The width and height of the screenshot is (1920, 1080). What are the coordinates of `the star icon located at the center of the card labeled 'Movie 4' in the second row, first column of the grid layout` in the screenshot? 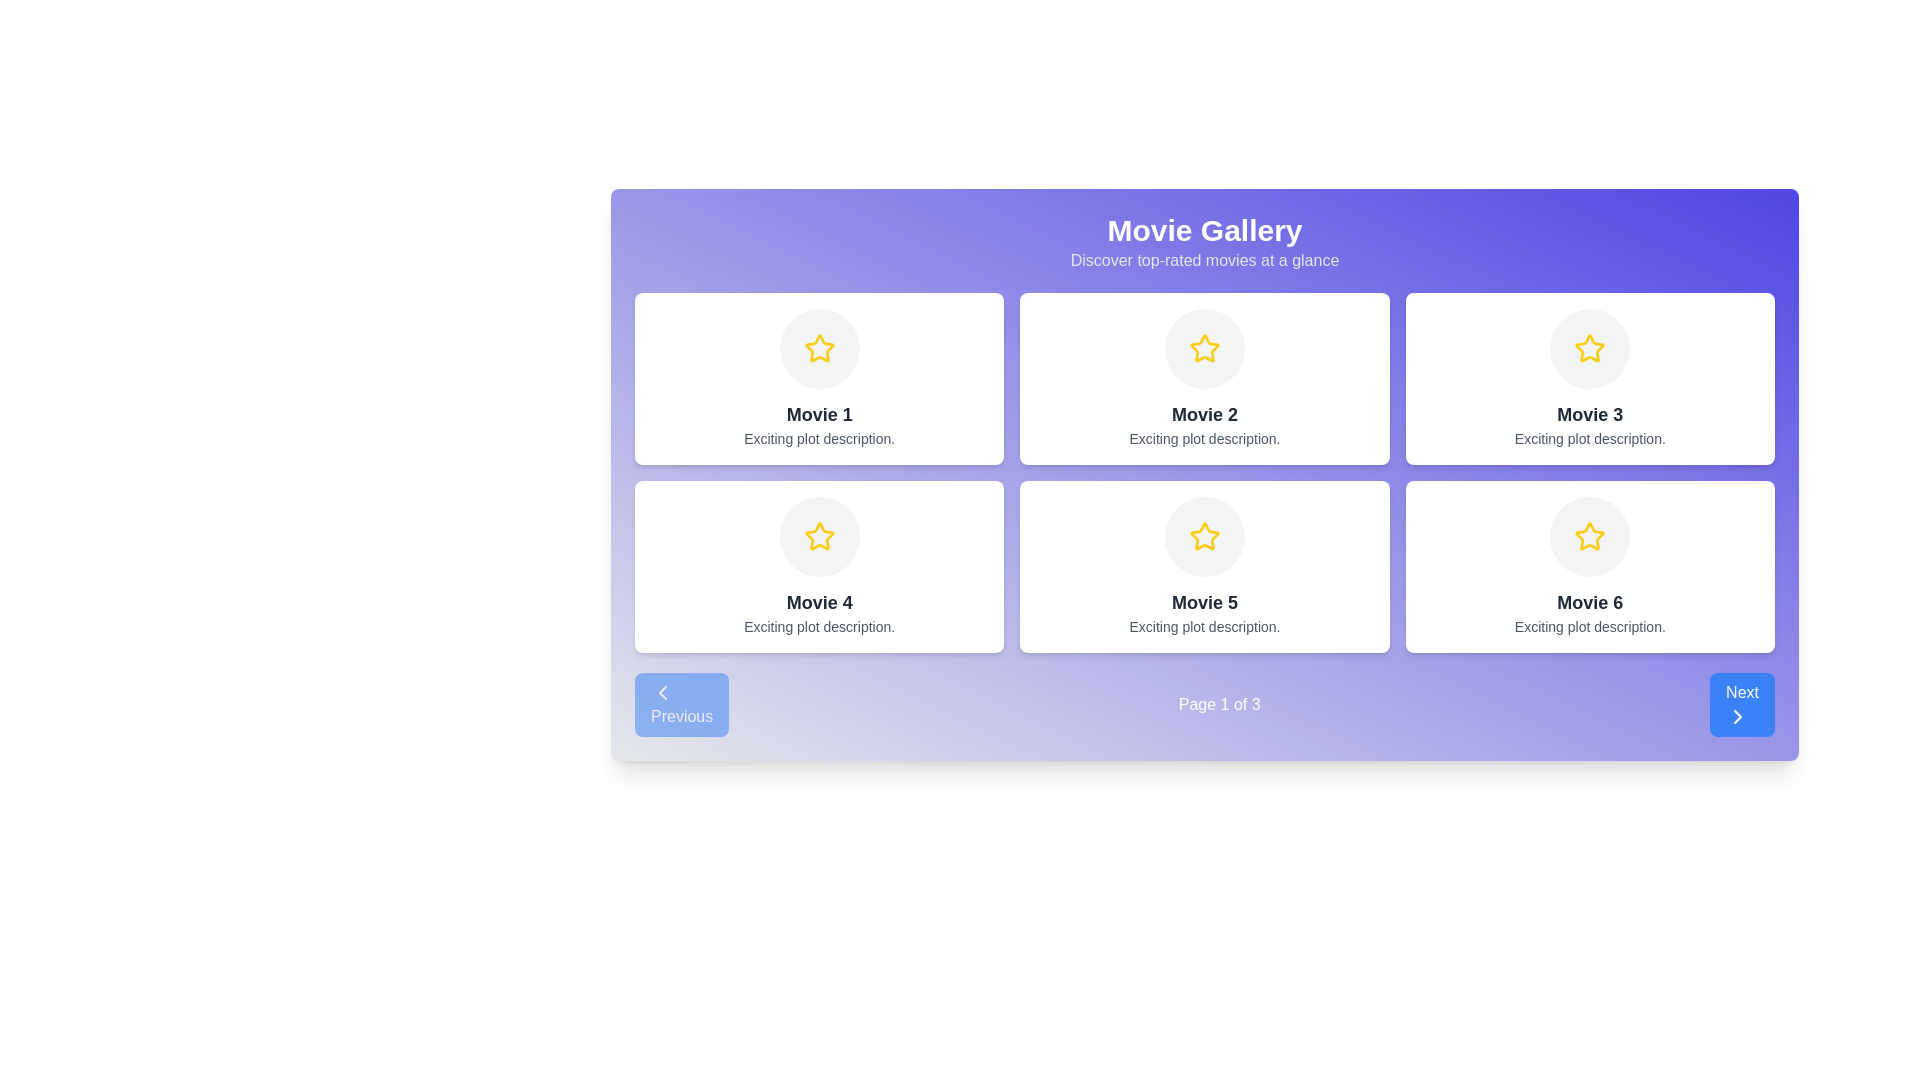 It's located at (819, 535).